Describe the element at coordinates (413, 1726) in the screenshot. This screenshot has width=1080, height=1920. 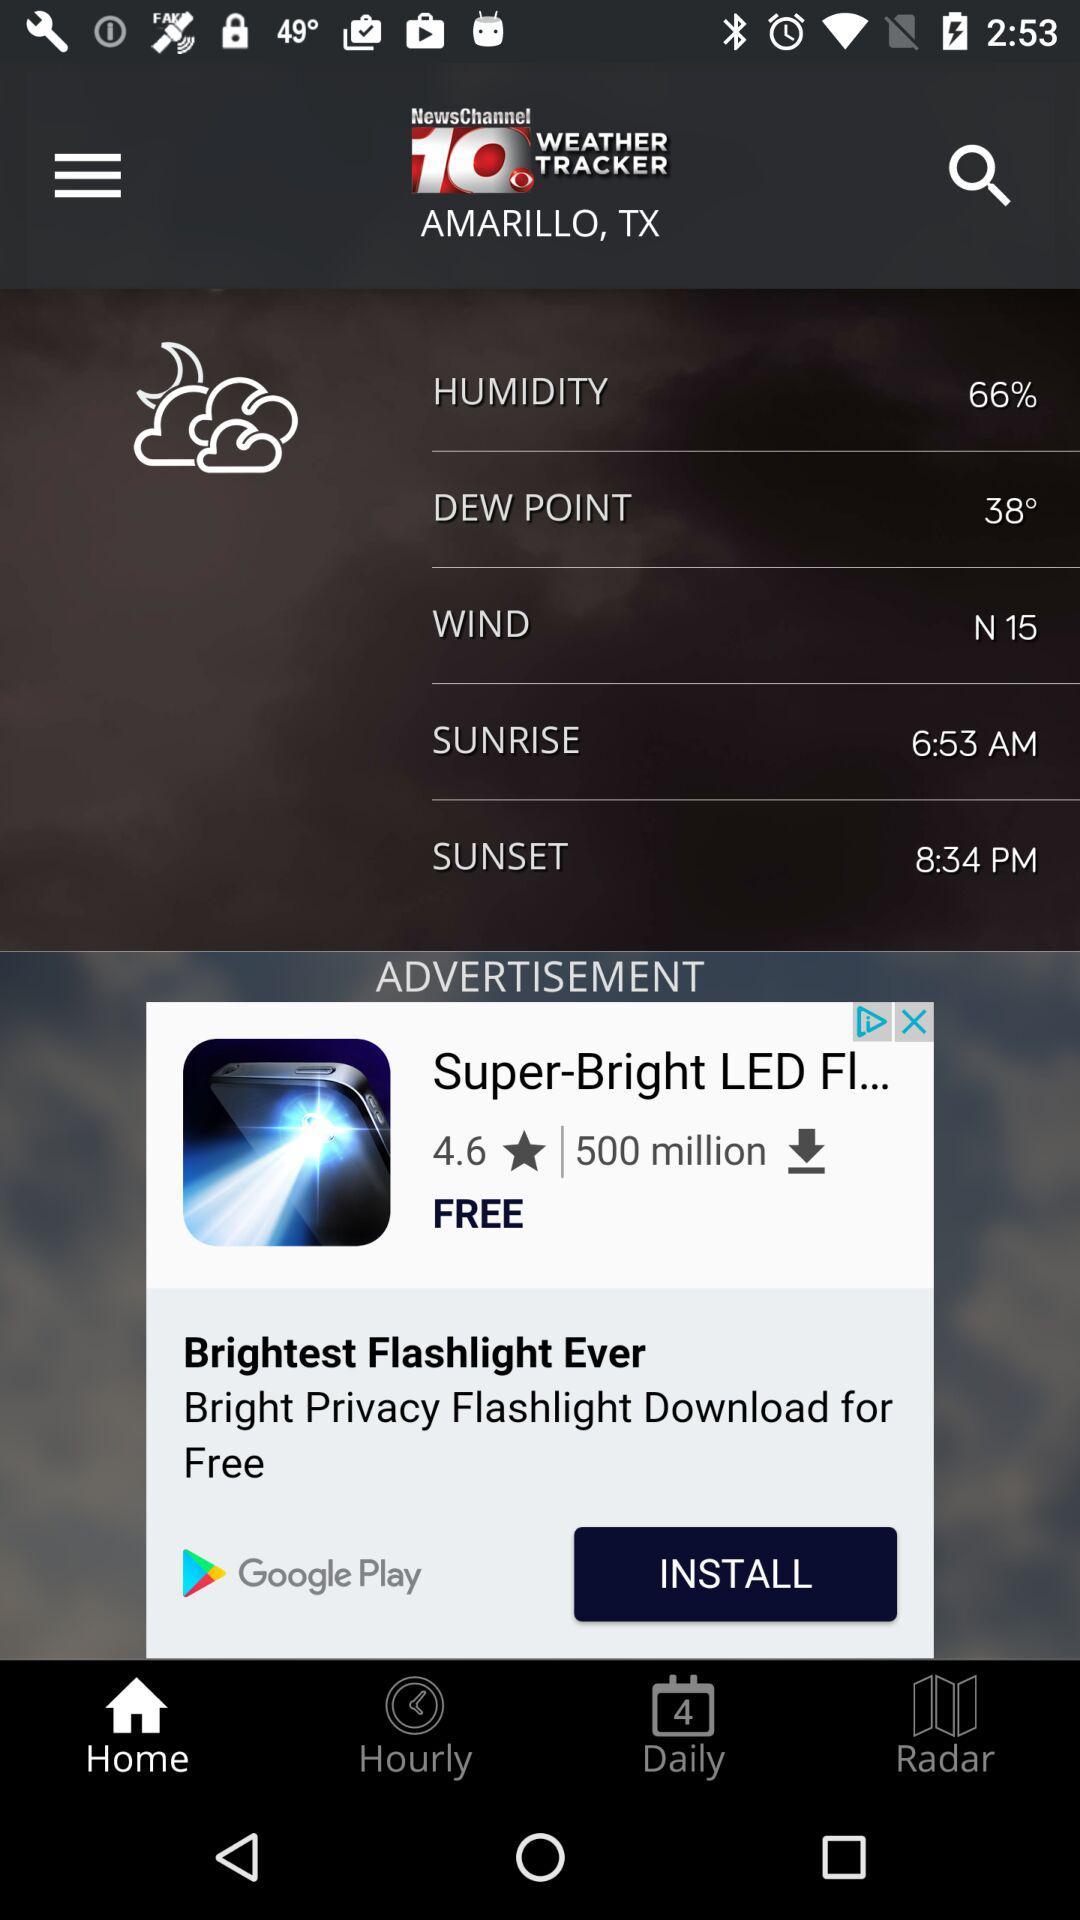
I see `item to the right of home radio button` at that location.